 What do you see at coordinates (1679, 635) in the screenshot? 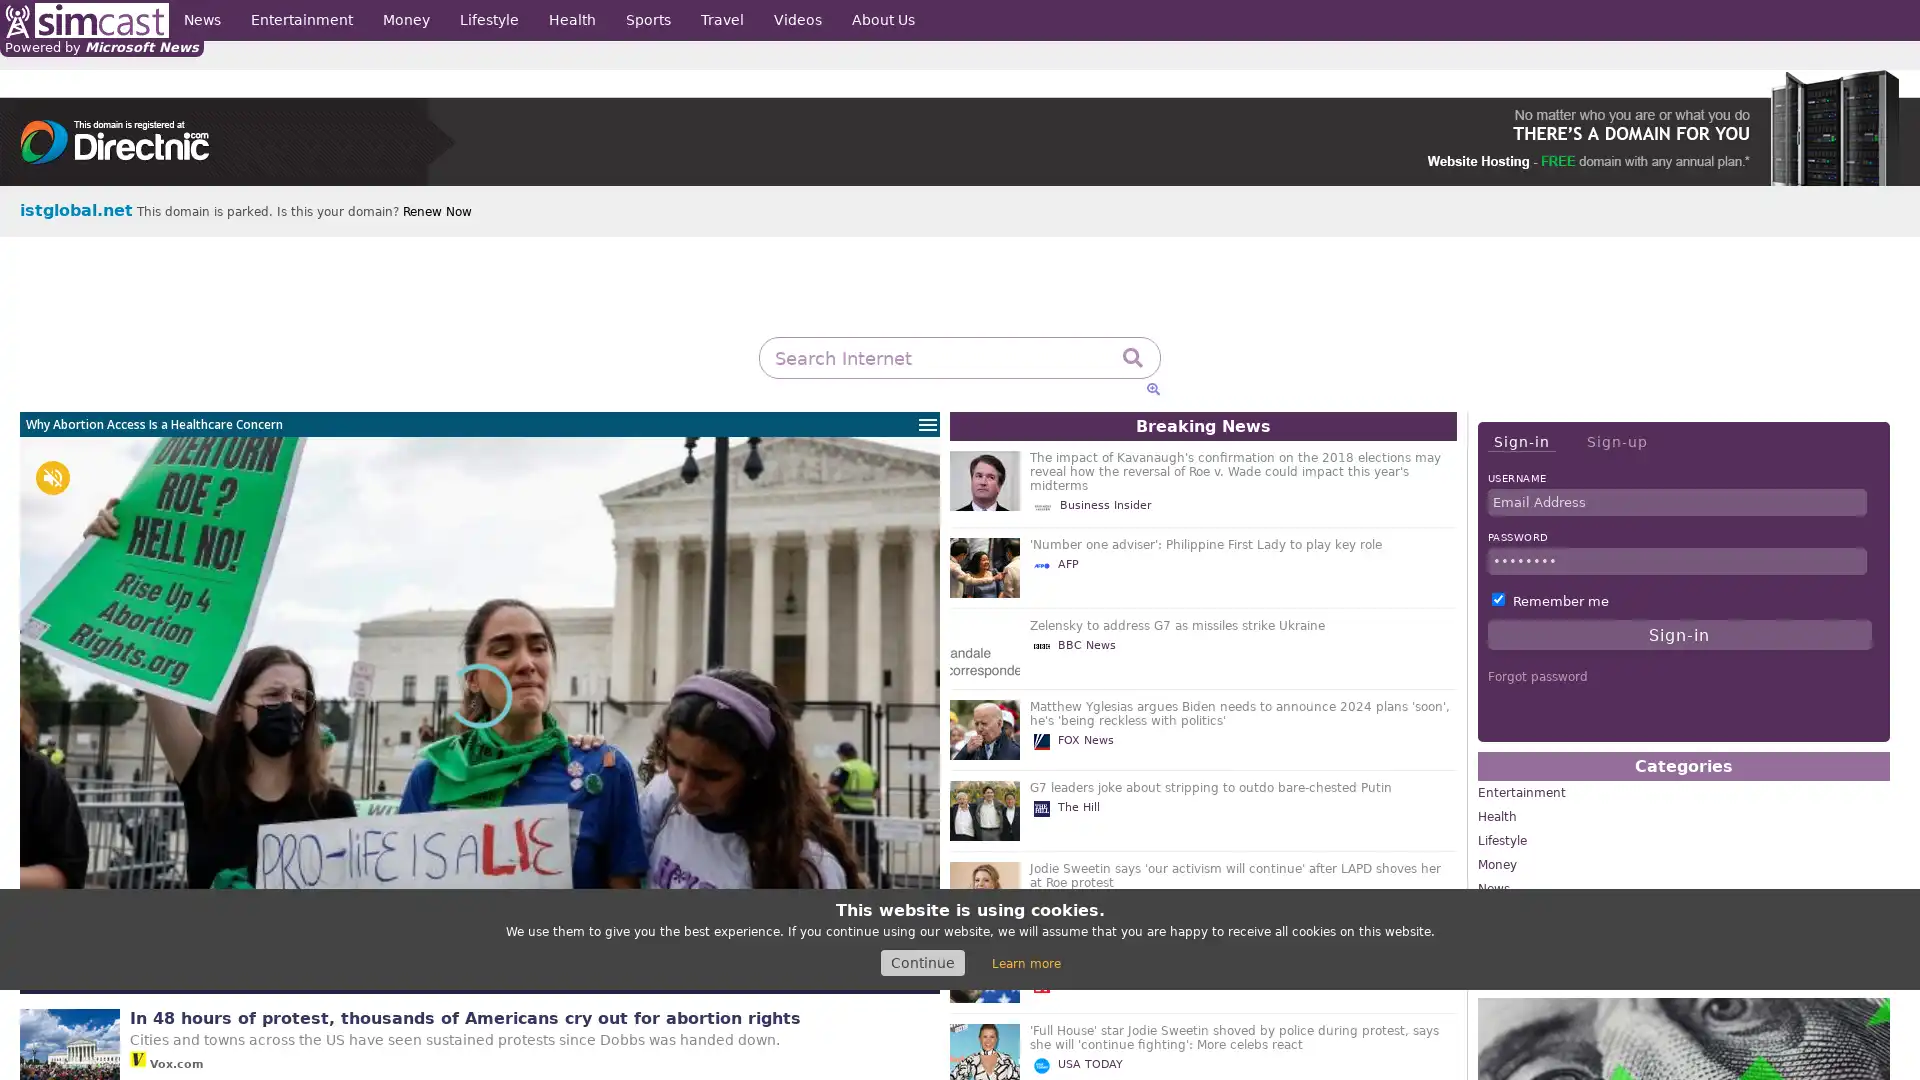
I see `Sign-in` at bounding box center [1679, 635].